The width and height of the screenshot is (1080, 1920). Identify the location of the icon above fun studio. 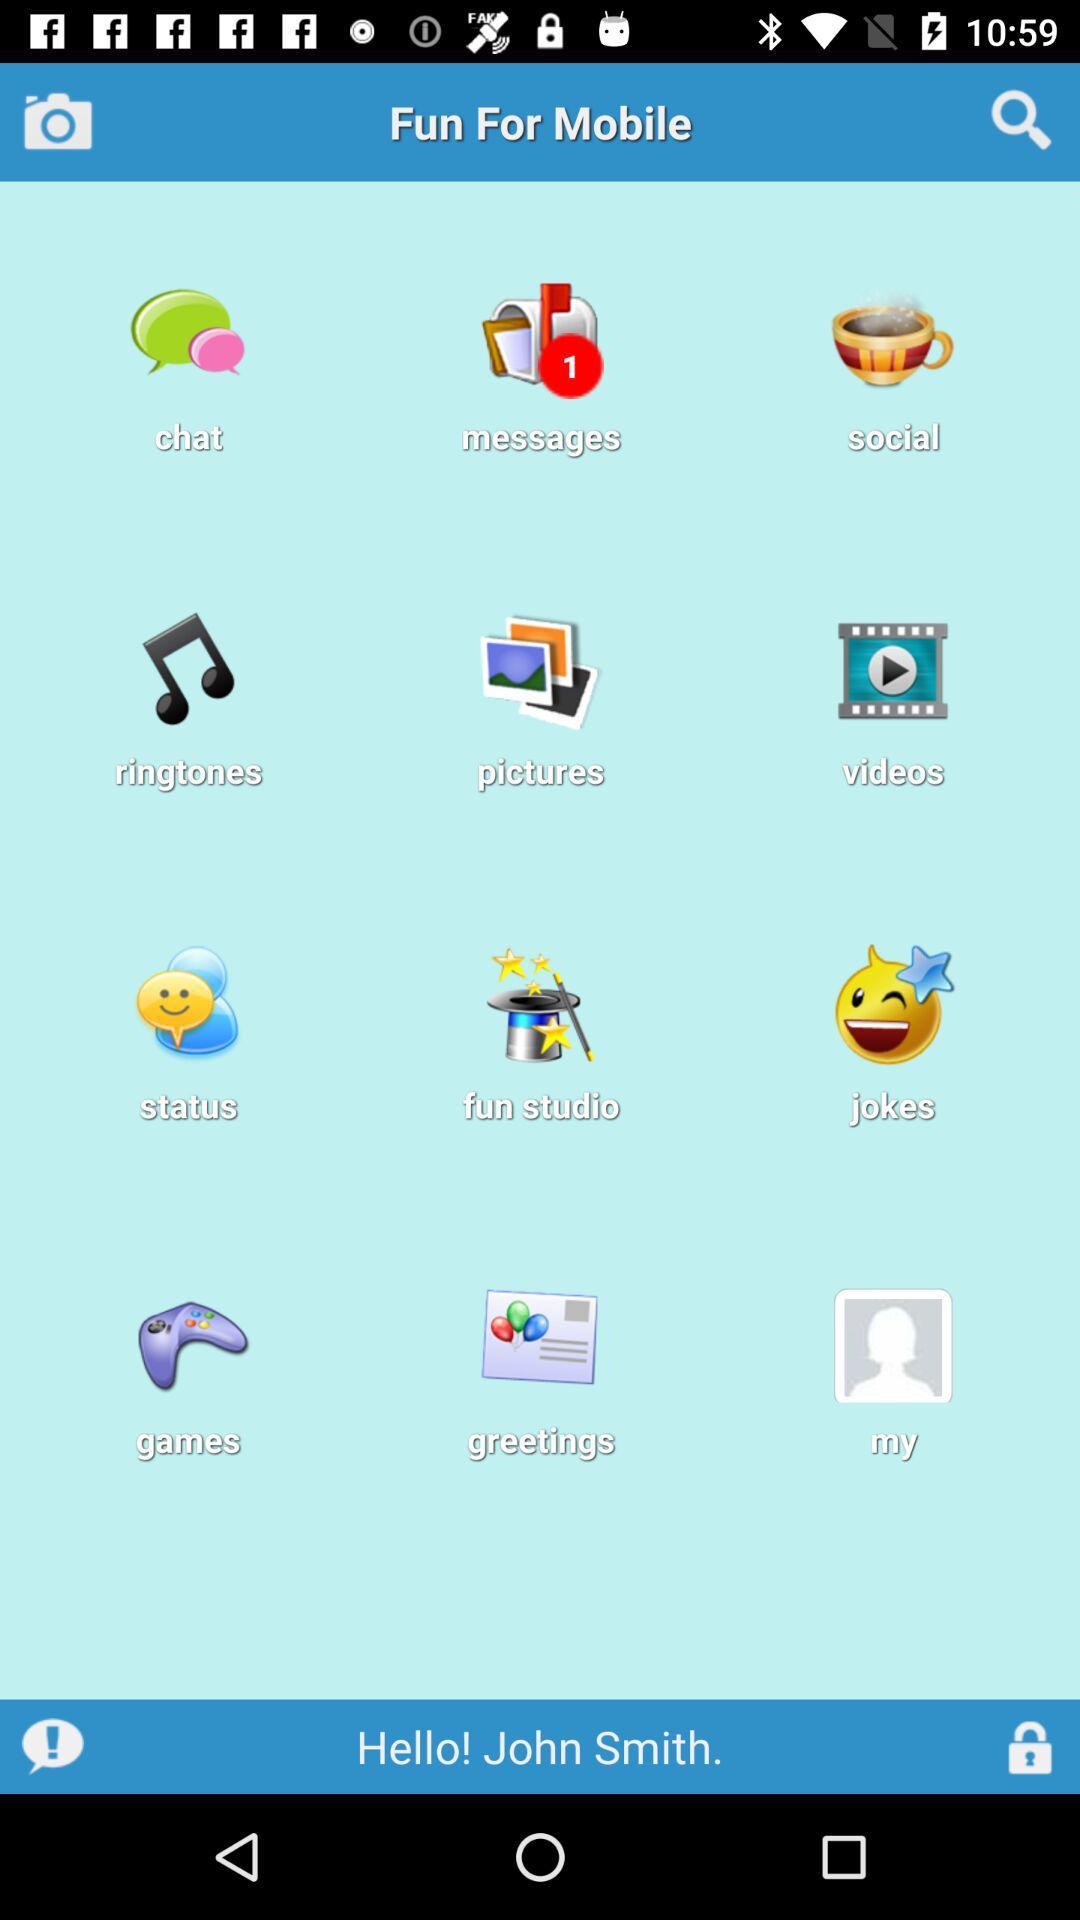
(540, 1004).